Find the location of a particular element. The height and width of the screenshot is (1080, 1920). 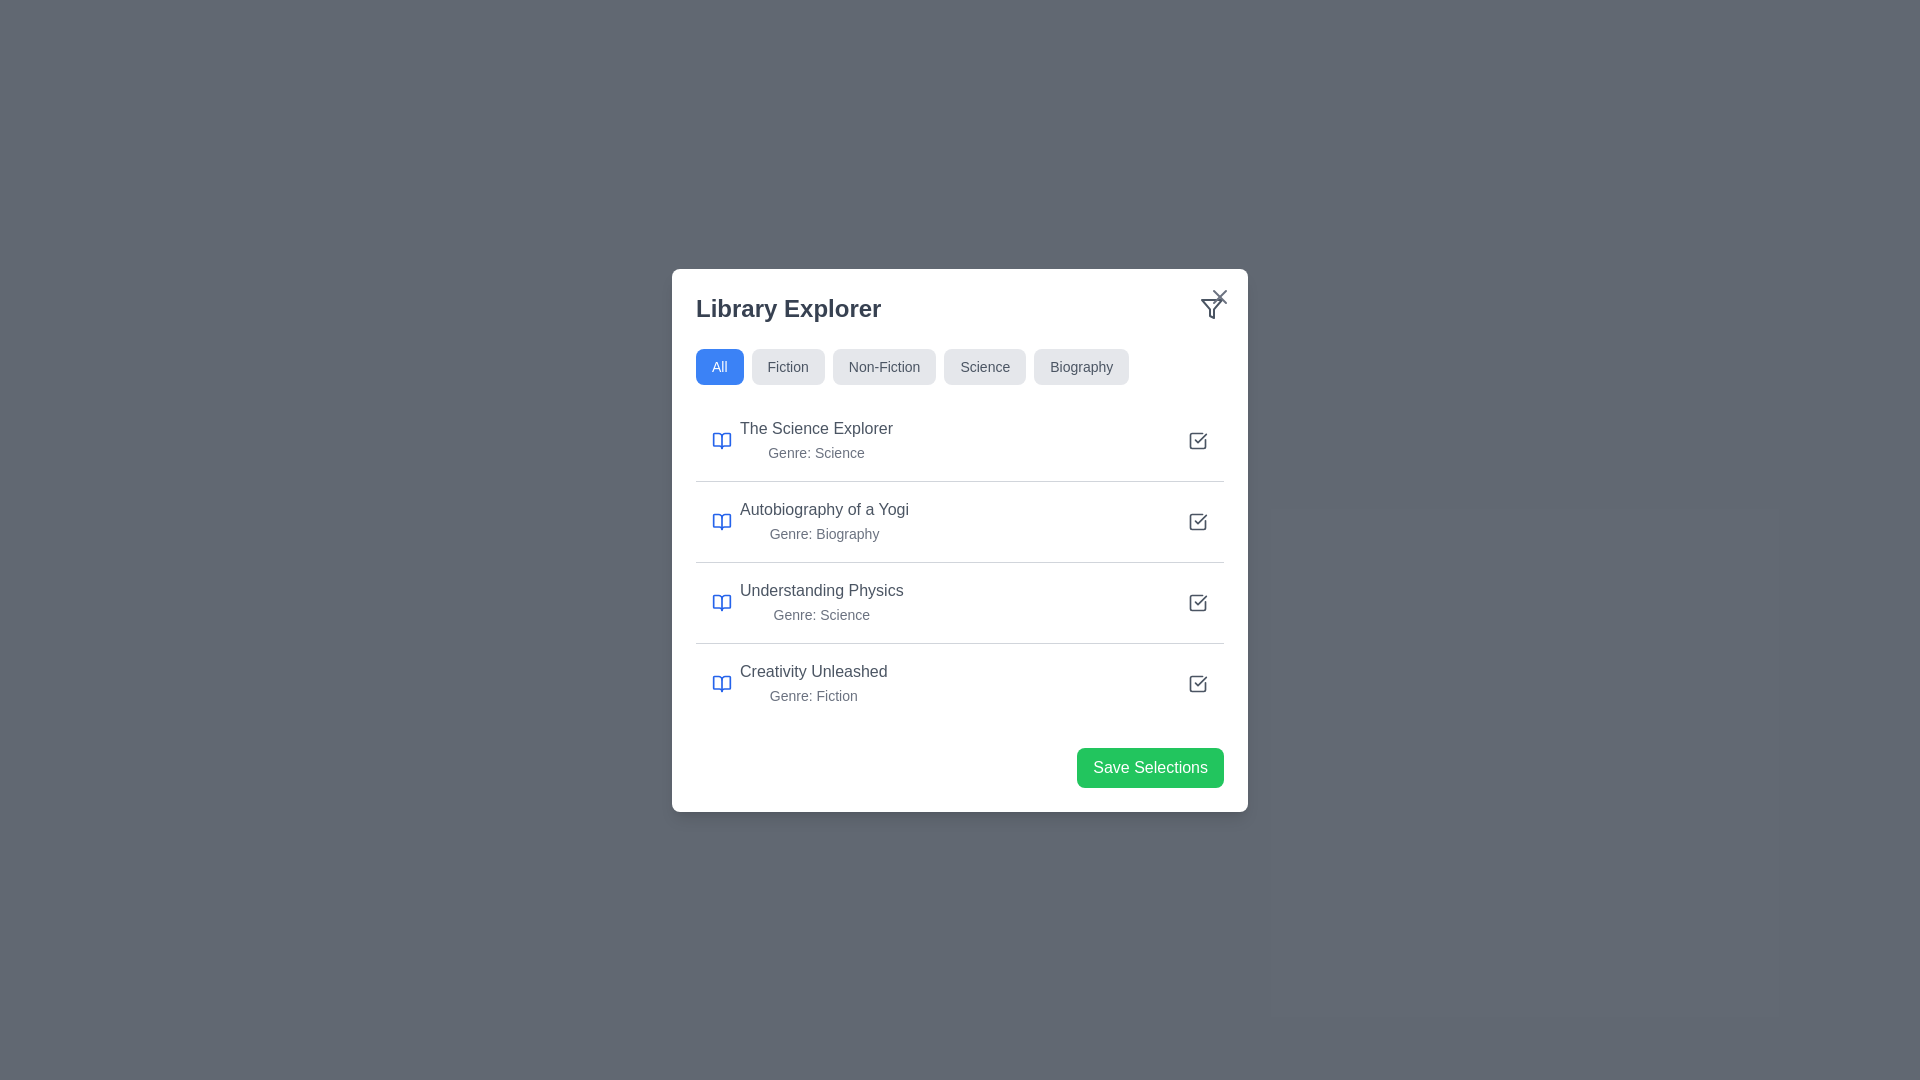

the book icon representing the 'Creativity Unleashed' item located at the bottom of the list in the content section of the card is located at coordinates (720, 682).